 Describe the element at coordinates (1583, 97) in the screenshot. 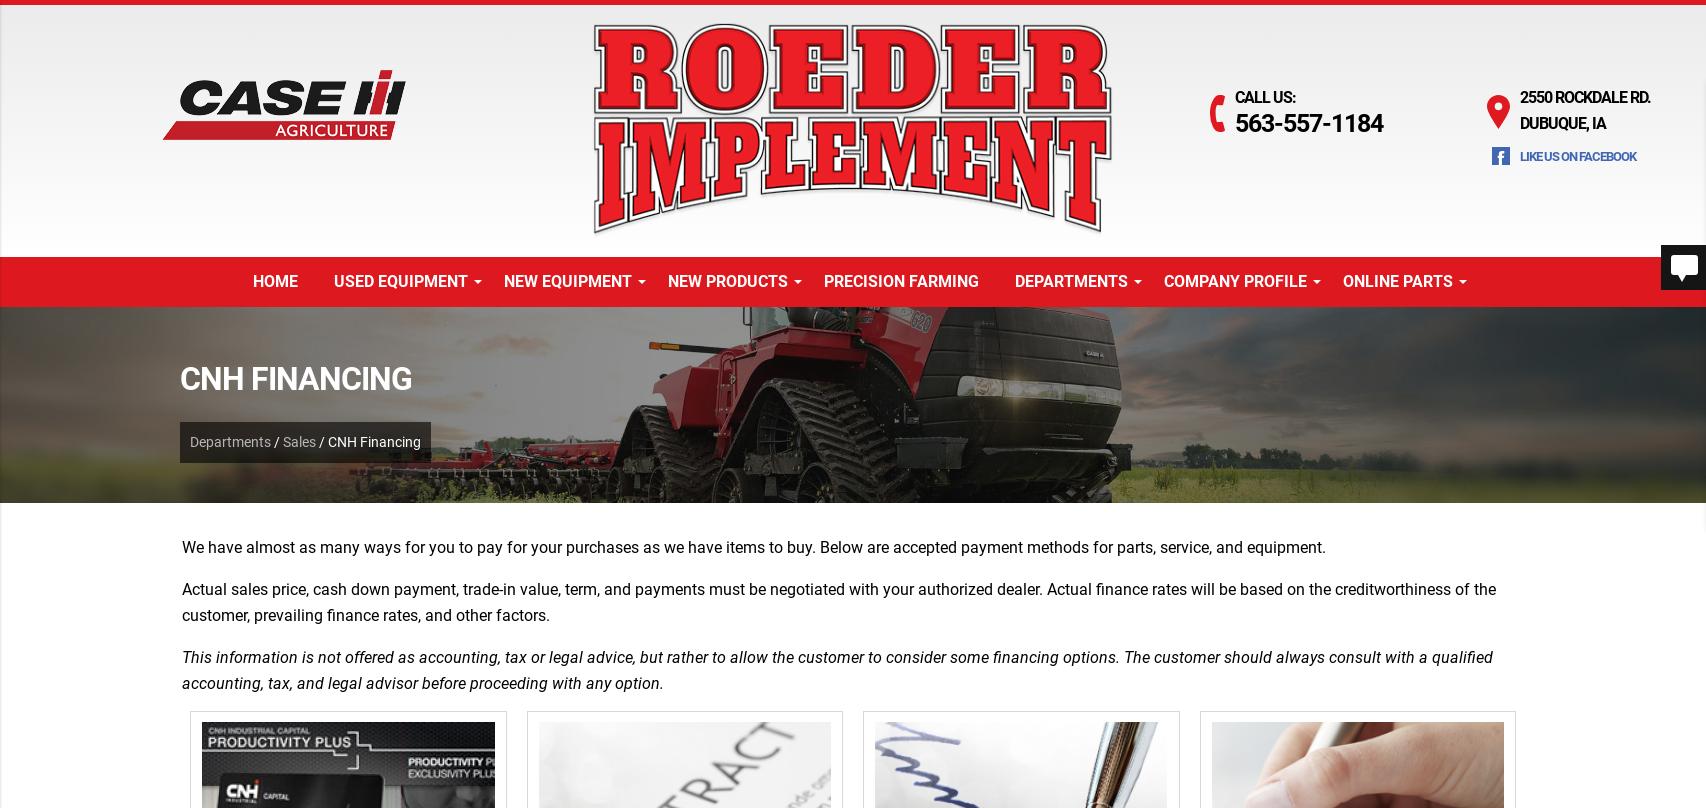

I see `'2550 Rockdale Rd.'` at that location.